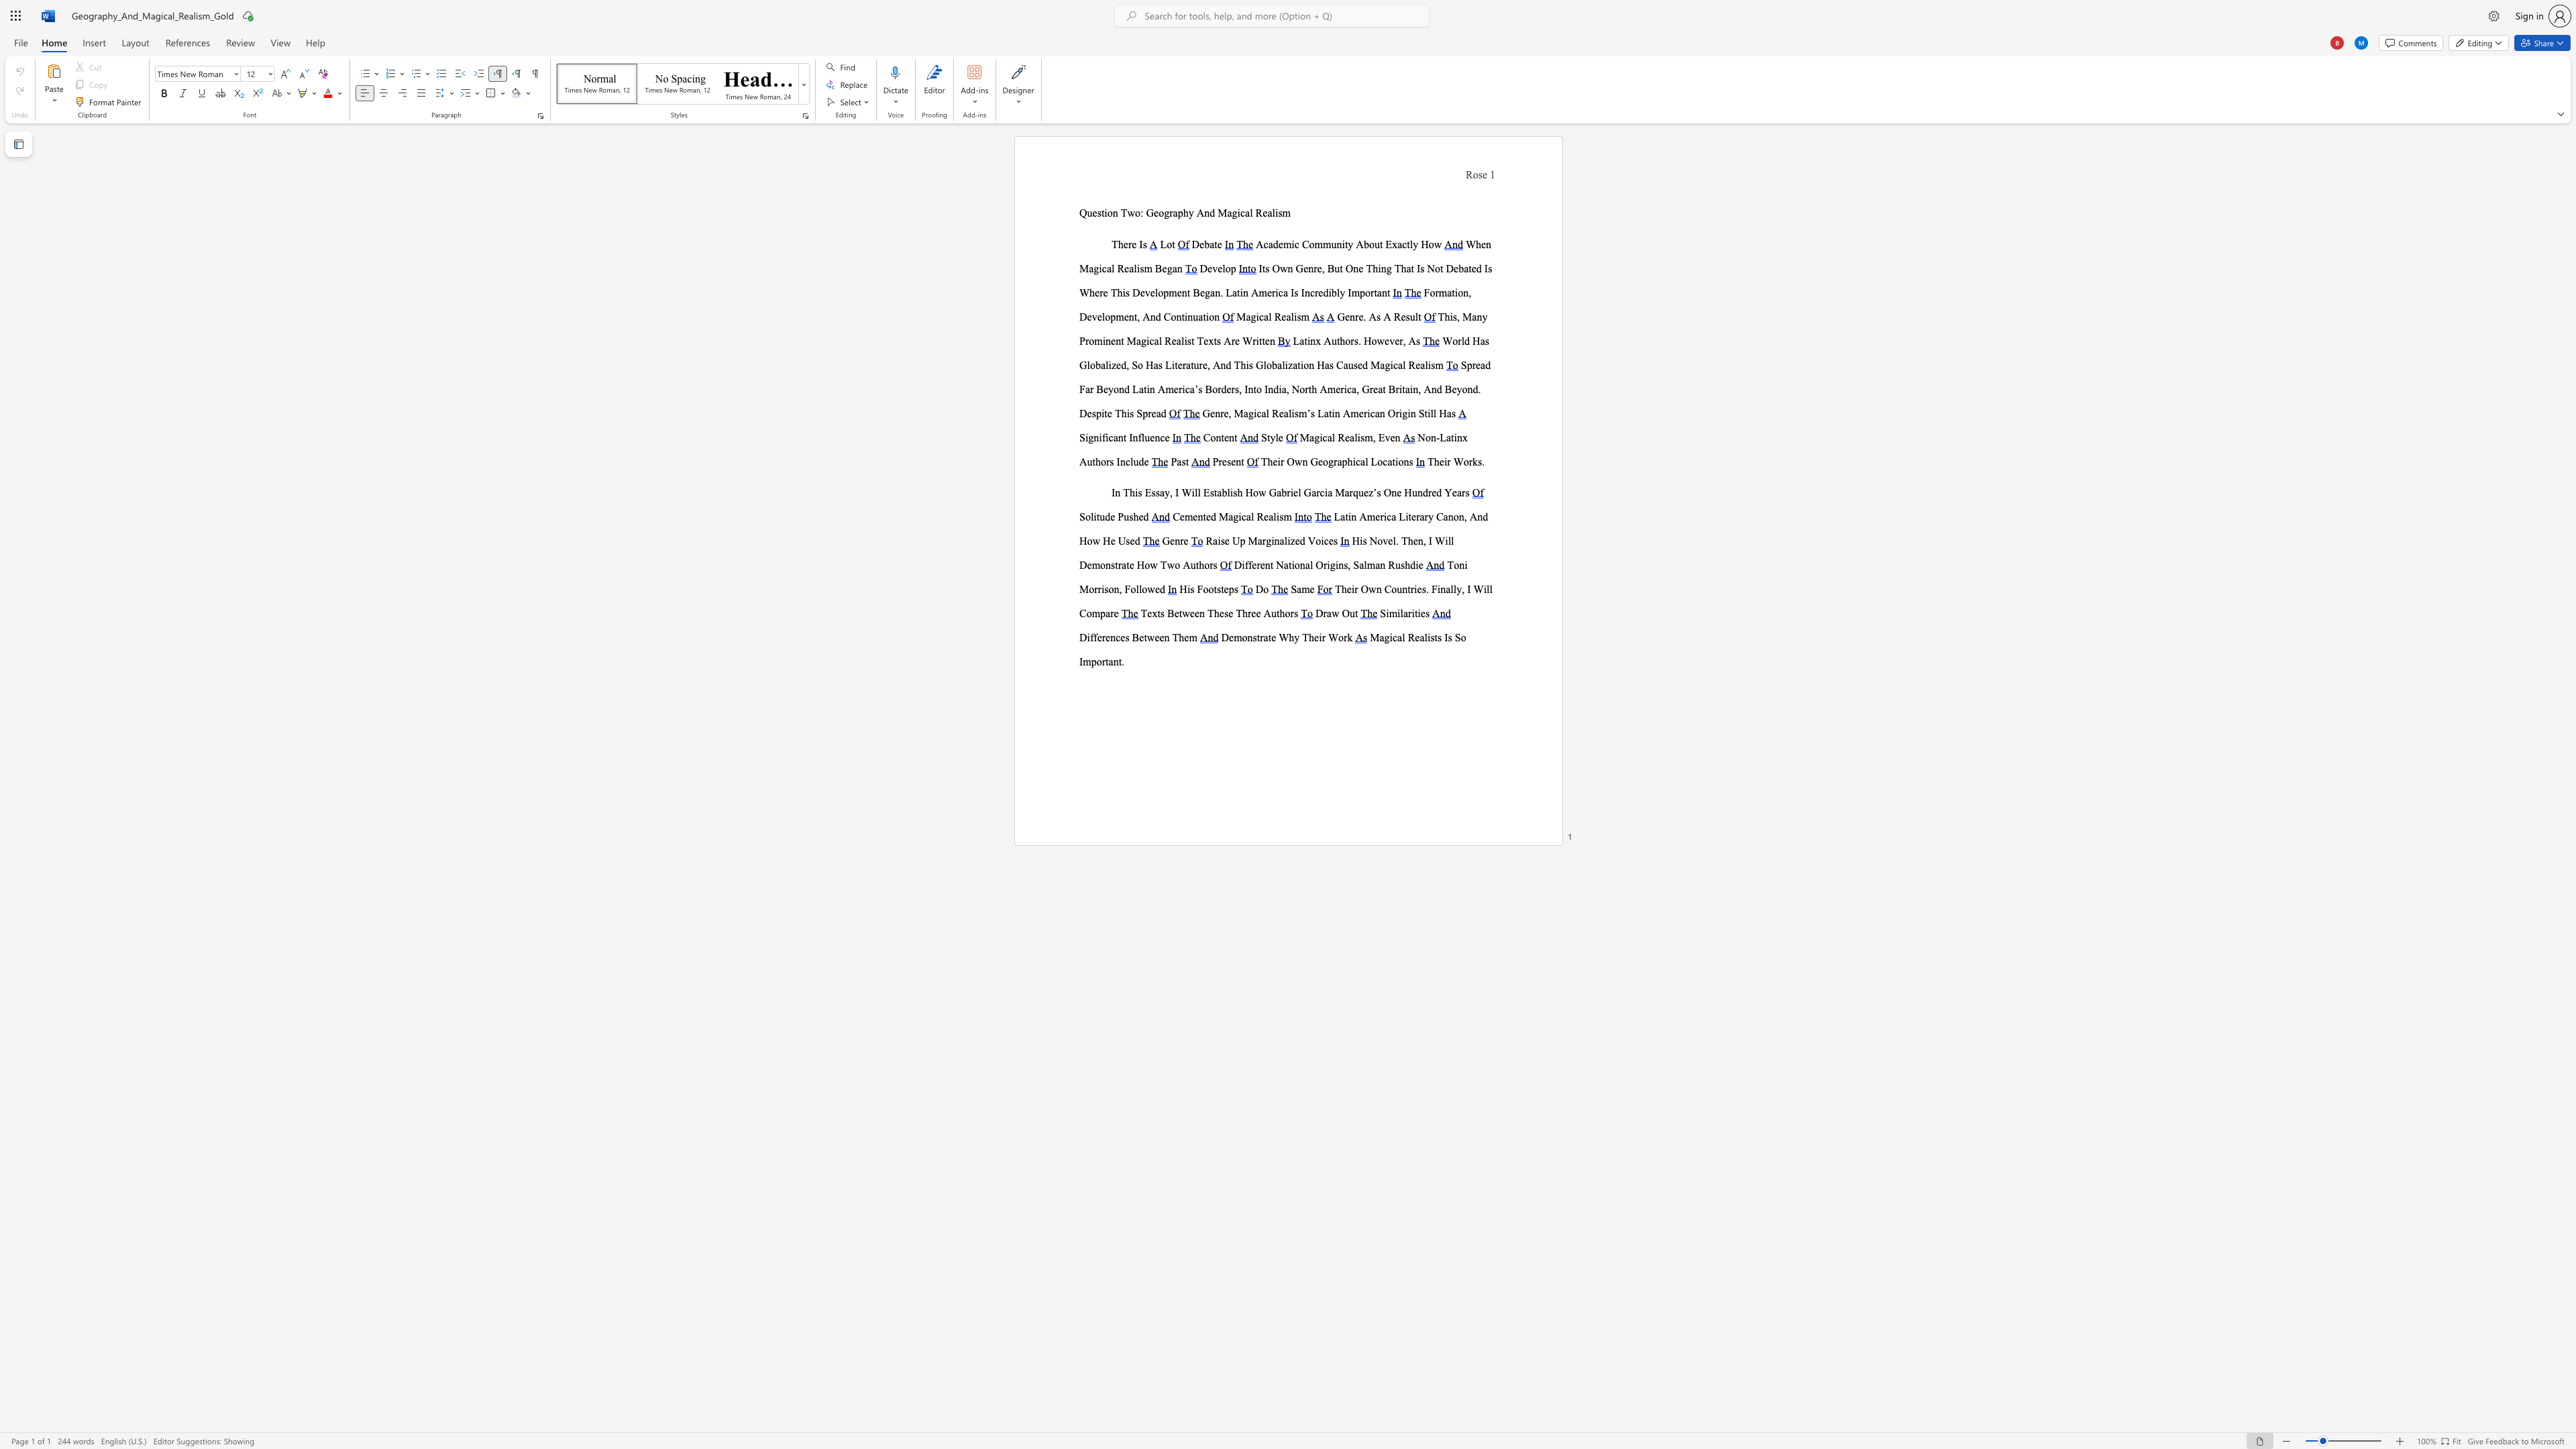 The width and height of the screenshot is (2576, 1449). I want to click on the subset text "ces" within the text "Raise Up Marginalized Voices", so click(1323, 541).